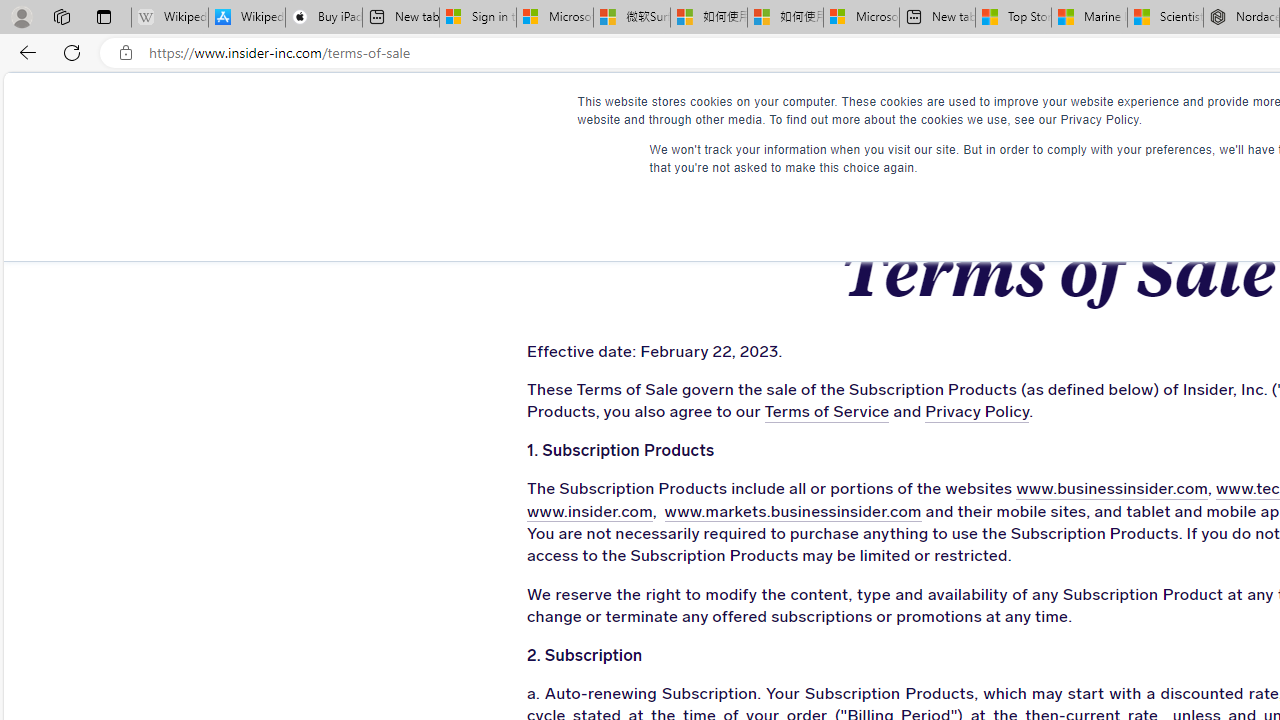 The image size is (1280, 720). Describe the element at coordinates (826, 411) in the screenshot. I see `'Terms of Service'` at that location.